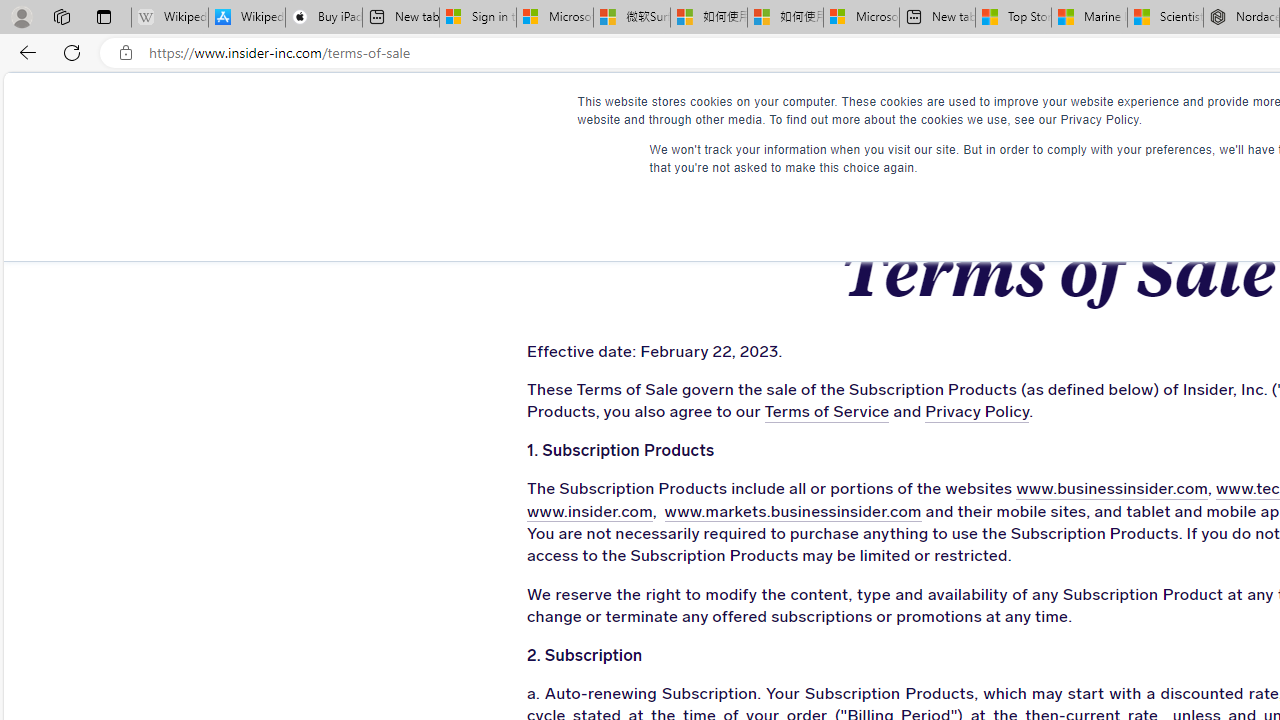 The image size is (1280, 720). Describe the element at coordinates (826, 411) in the screenshot. I see `'Terms of Service'` at that location.